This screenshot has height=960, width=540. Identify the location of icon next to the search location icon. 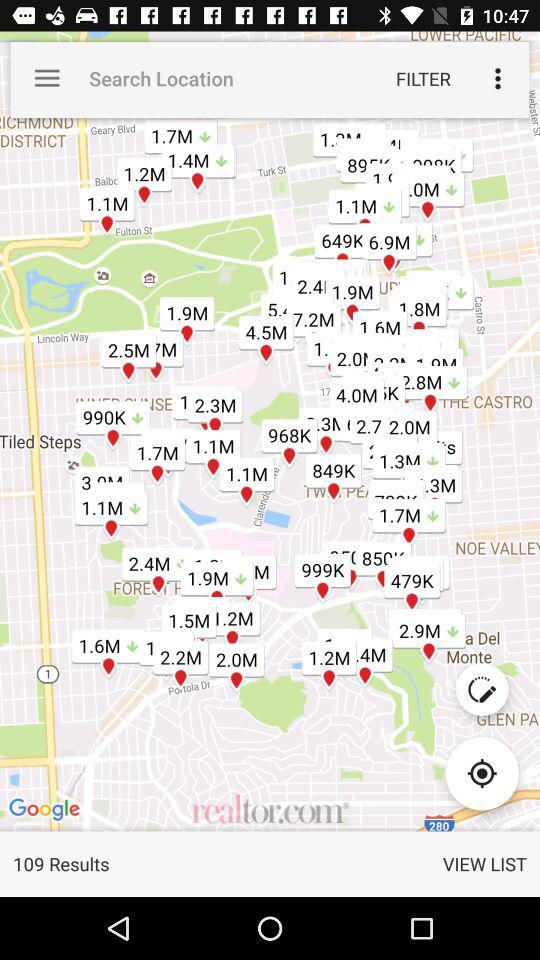
(422, 78).